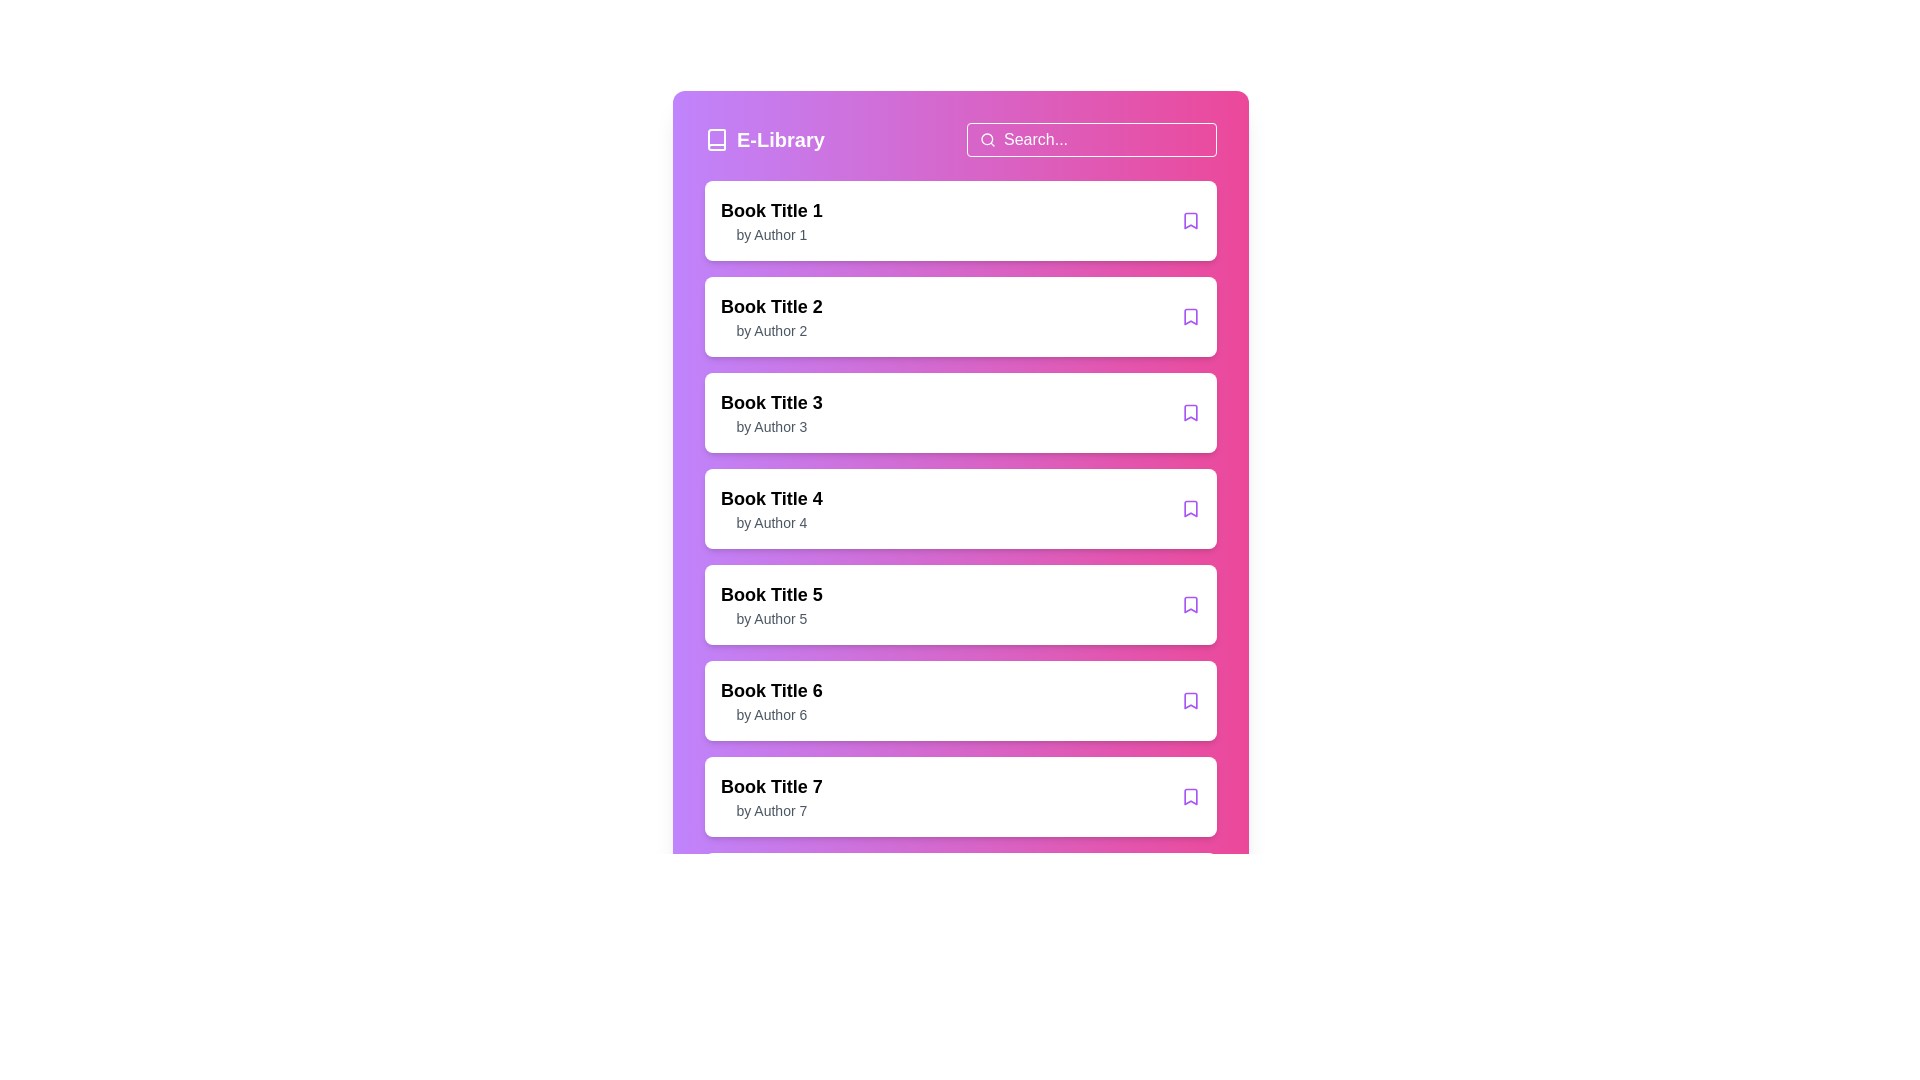  What do you see at coordinates (1190, 220) in the screenshot?
I see `the bookmark icon located at the top-right corner of the first list entry displaying 'Book Title 1' by 'Author 1'` at bounding box center [1190, 220].